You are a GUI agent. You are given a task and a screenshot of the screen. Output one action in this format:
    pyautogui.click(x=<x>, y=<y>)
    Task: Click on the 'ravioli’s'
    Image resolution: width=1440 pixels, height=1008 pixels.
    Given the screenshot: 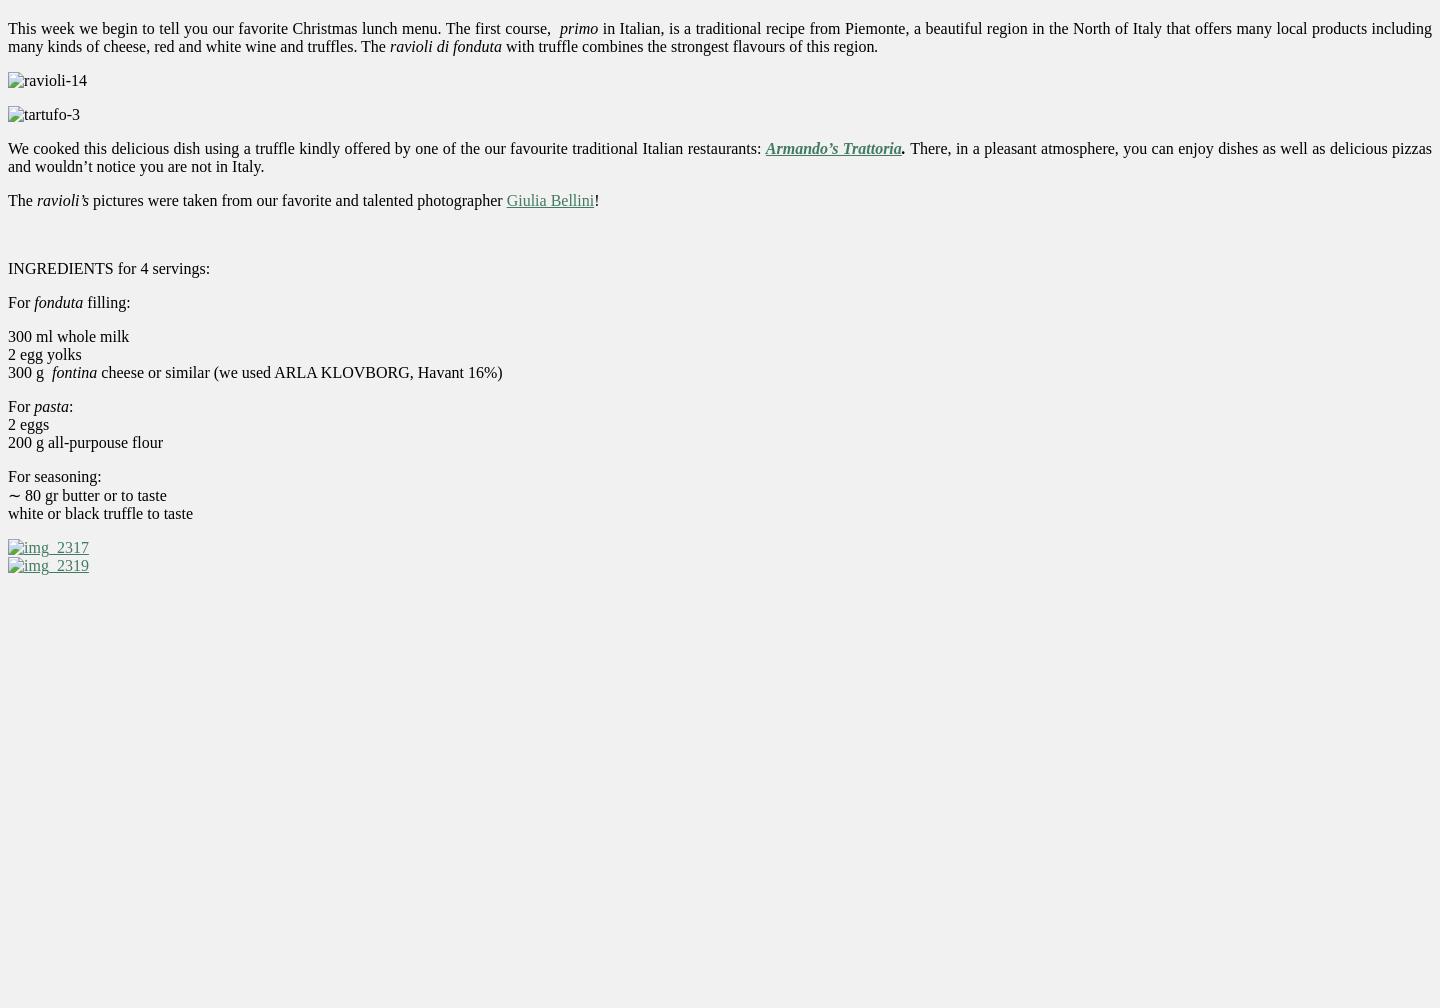 What is the action you would take?
    pyautogui.click(x=35, y=199)
    